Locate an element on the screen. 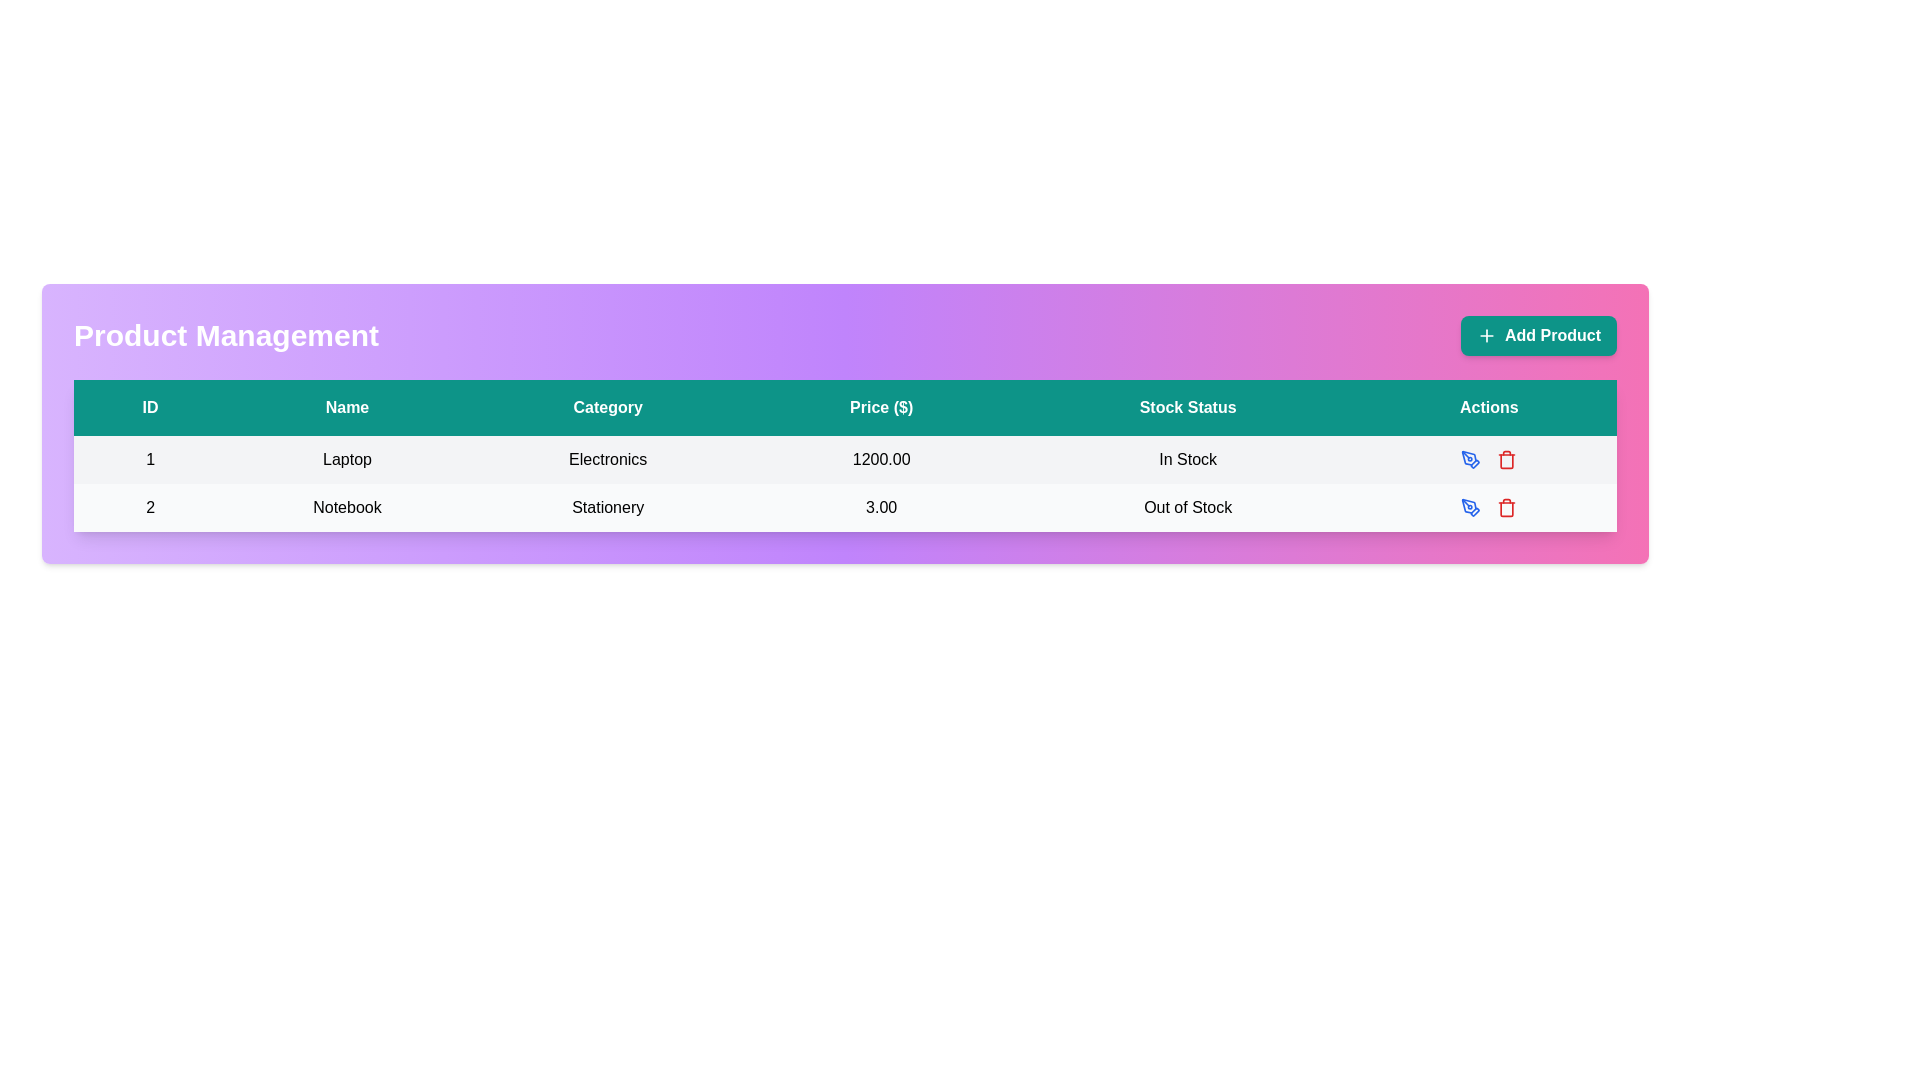  the button on the right-hand side of the 'Product Management' title is located at coordinates (1538, 334).